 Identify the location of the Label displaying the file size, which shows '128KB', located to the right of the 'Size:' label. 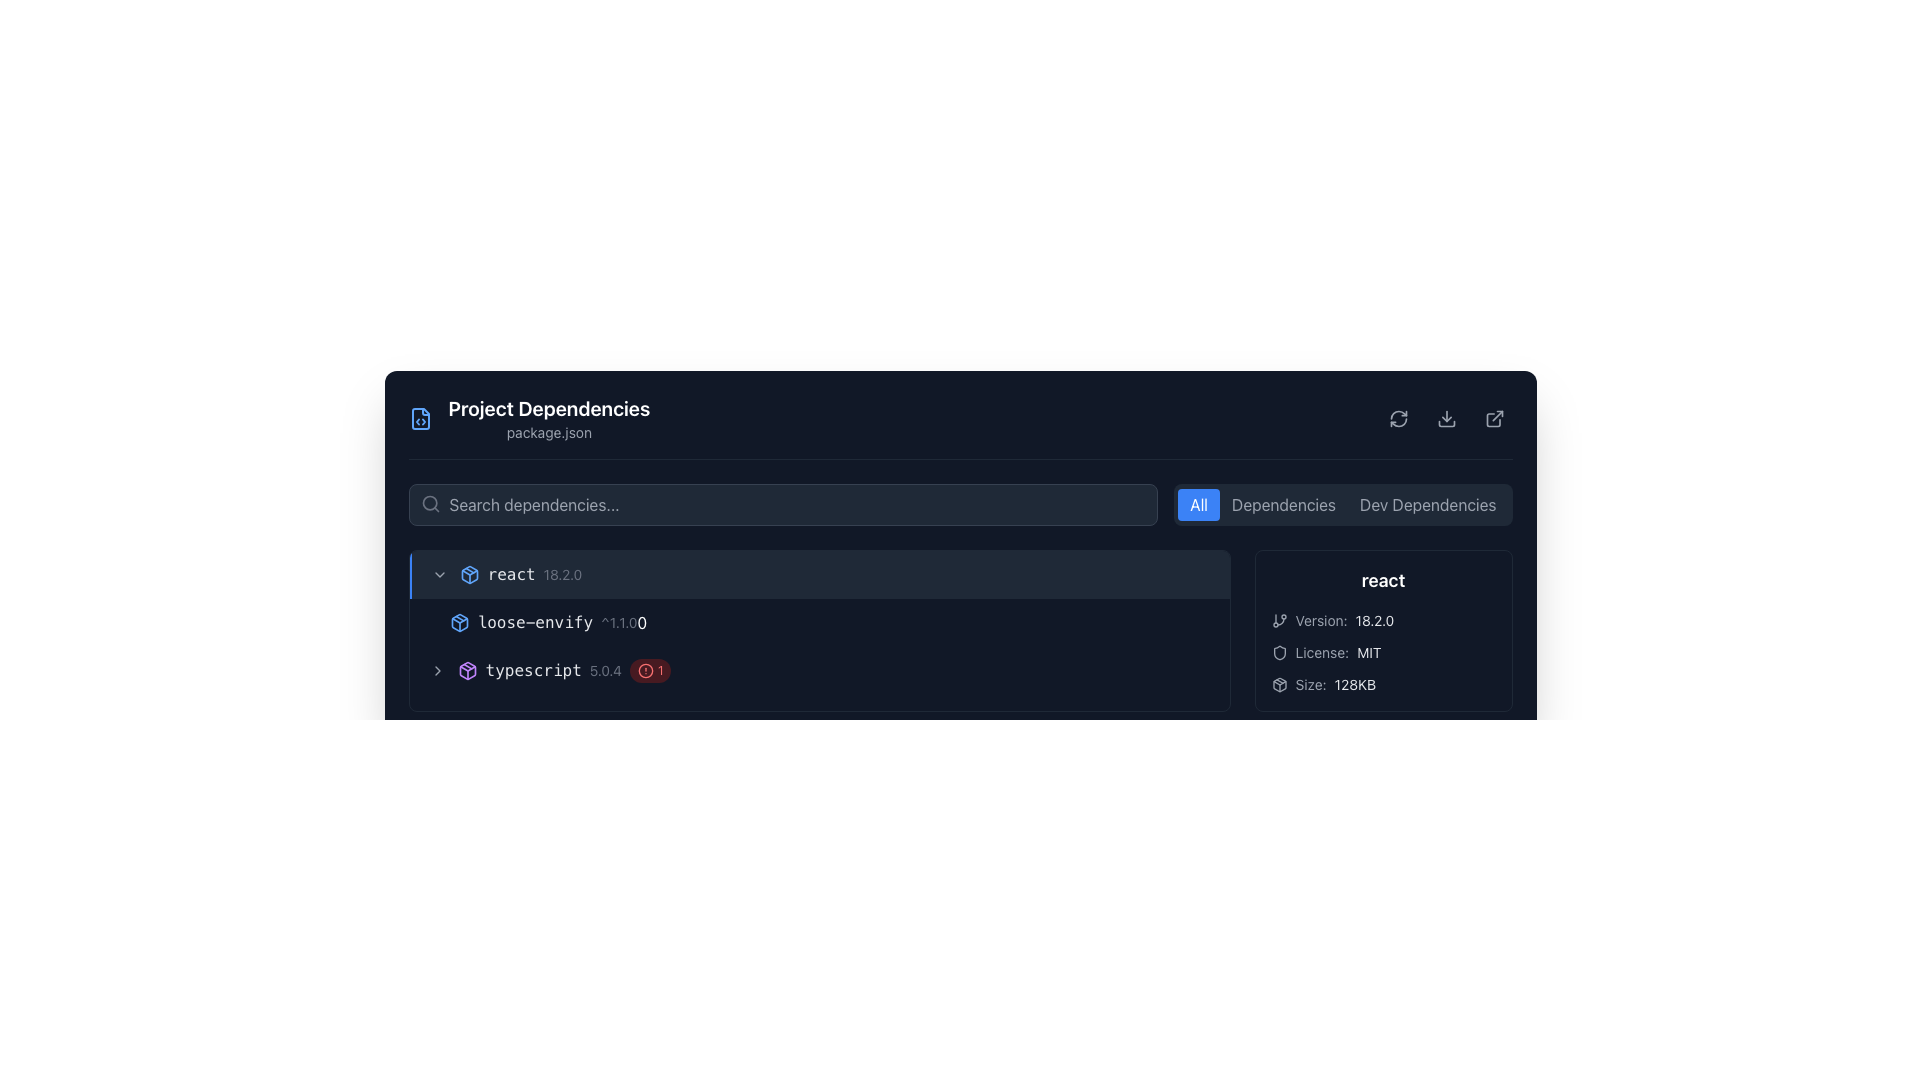
(1355, 684).